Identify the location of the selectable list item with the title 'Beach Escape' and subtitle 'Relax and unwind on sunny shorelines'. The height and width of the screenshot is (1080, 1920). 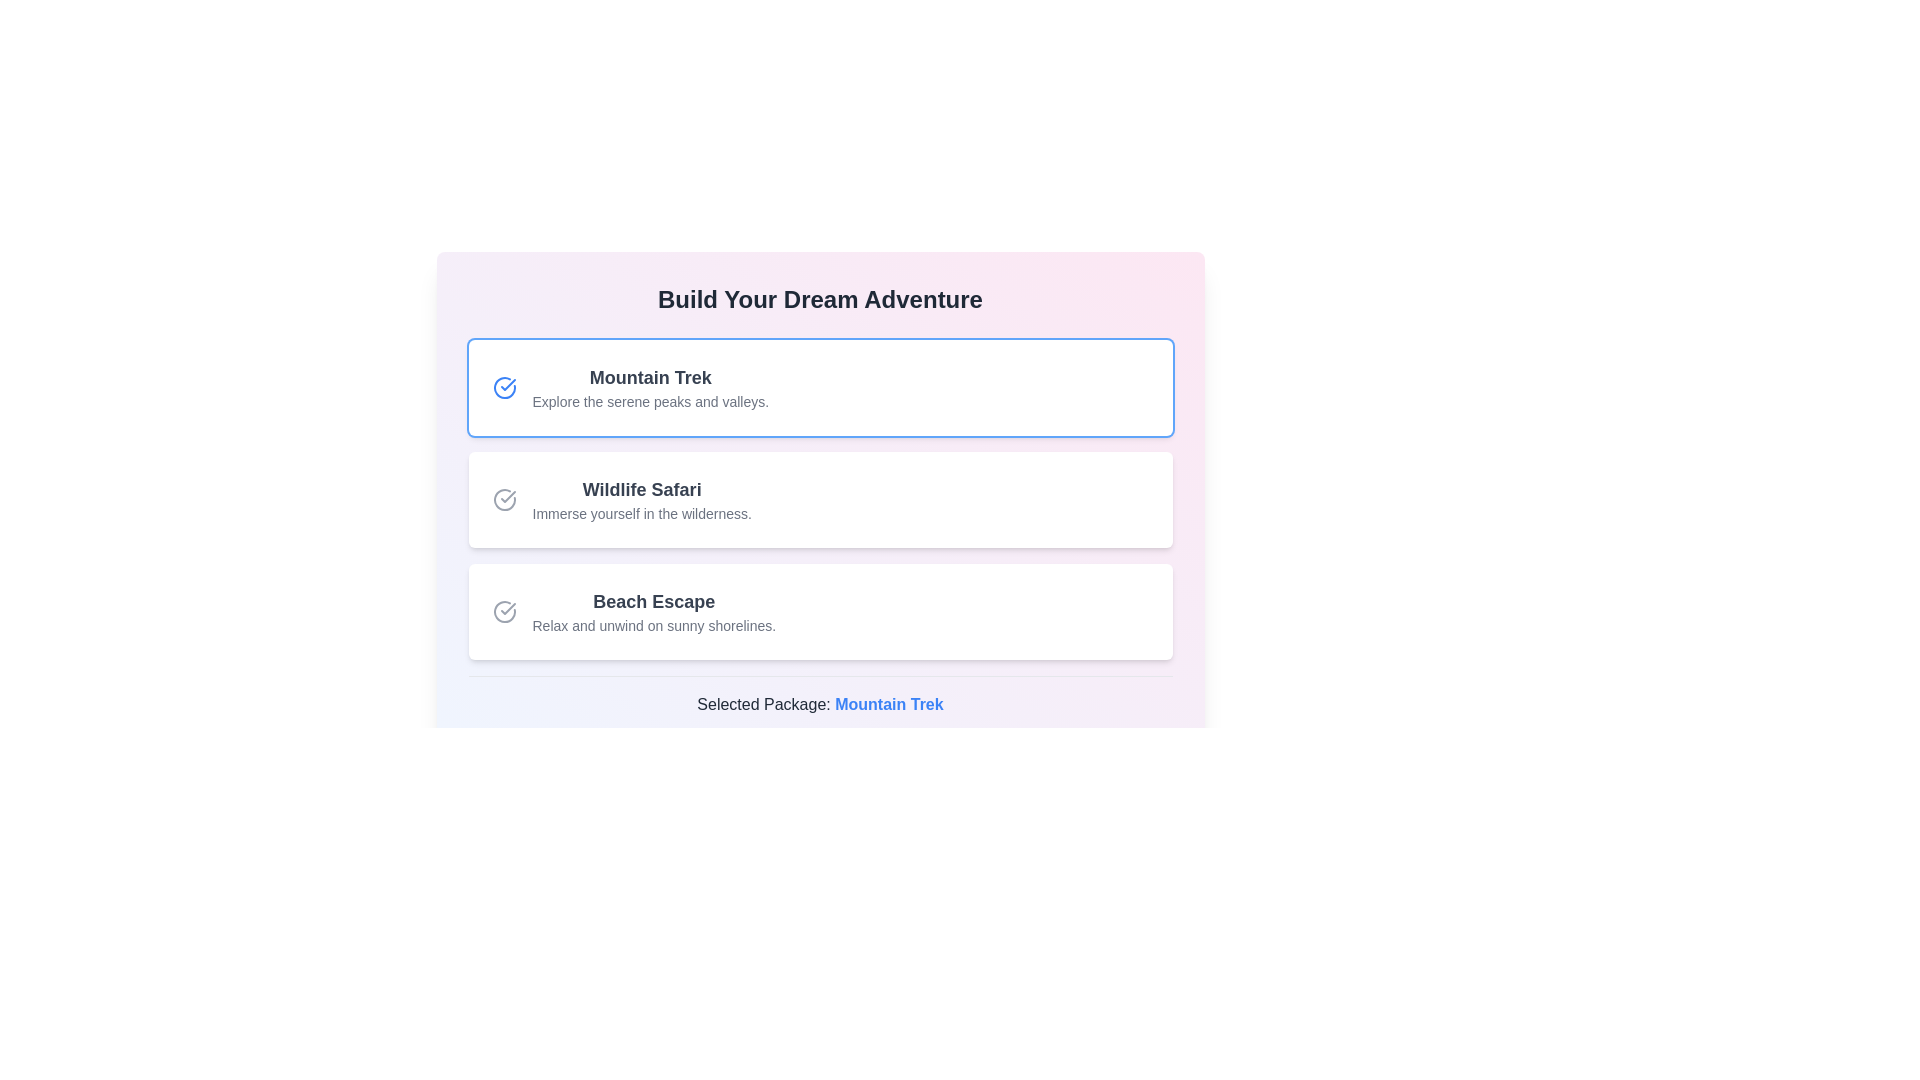
(820, 611).